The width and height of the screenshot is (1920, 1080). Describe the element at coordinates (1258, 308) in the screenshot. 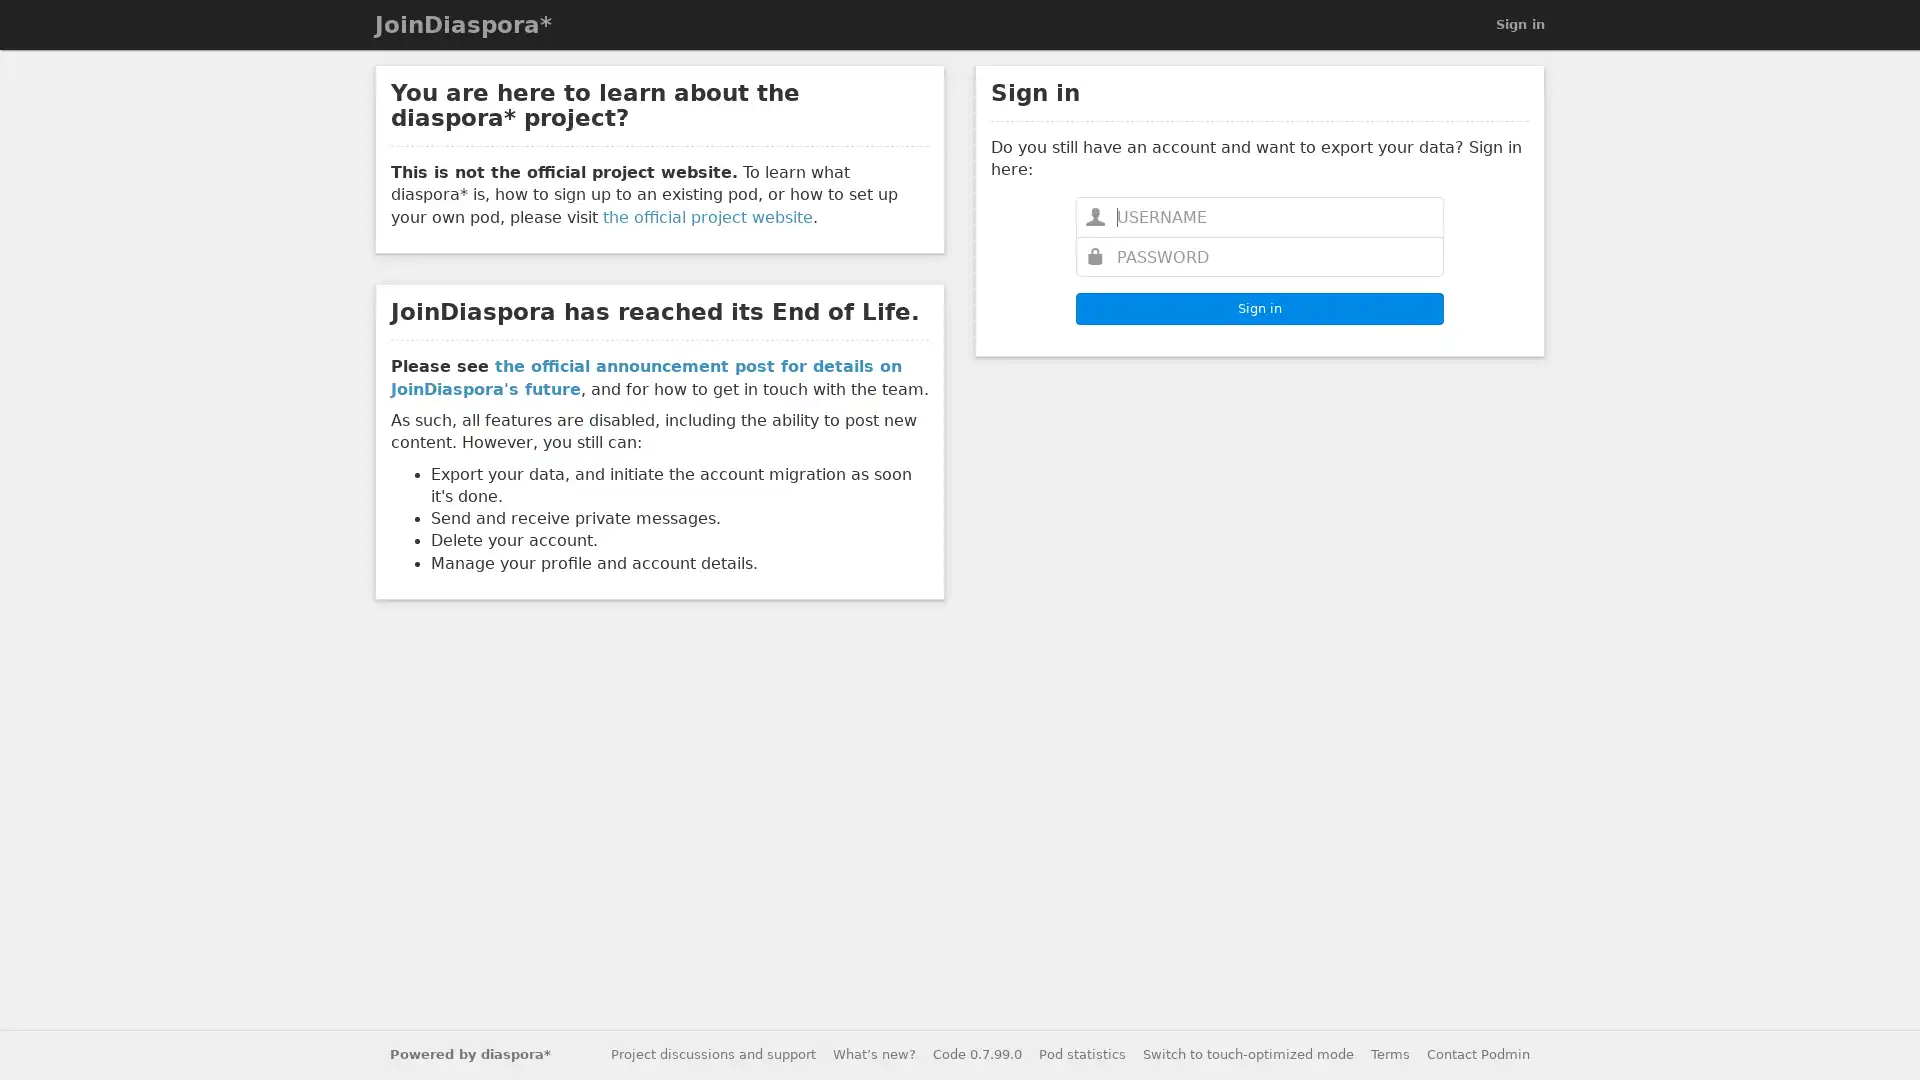

I see `Sign in` at that location.